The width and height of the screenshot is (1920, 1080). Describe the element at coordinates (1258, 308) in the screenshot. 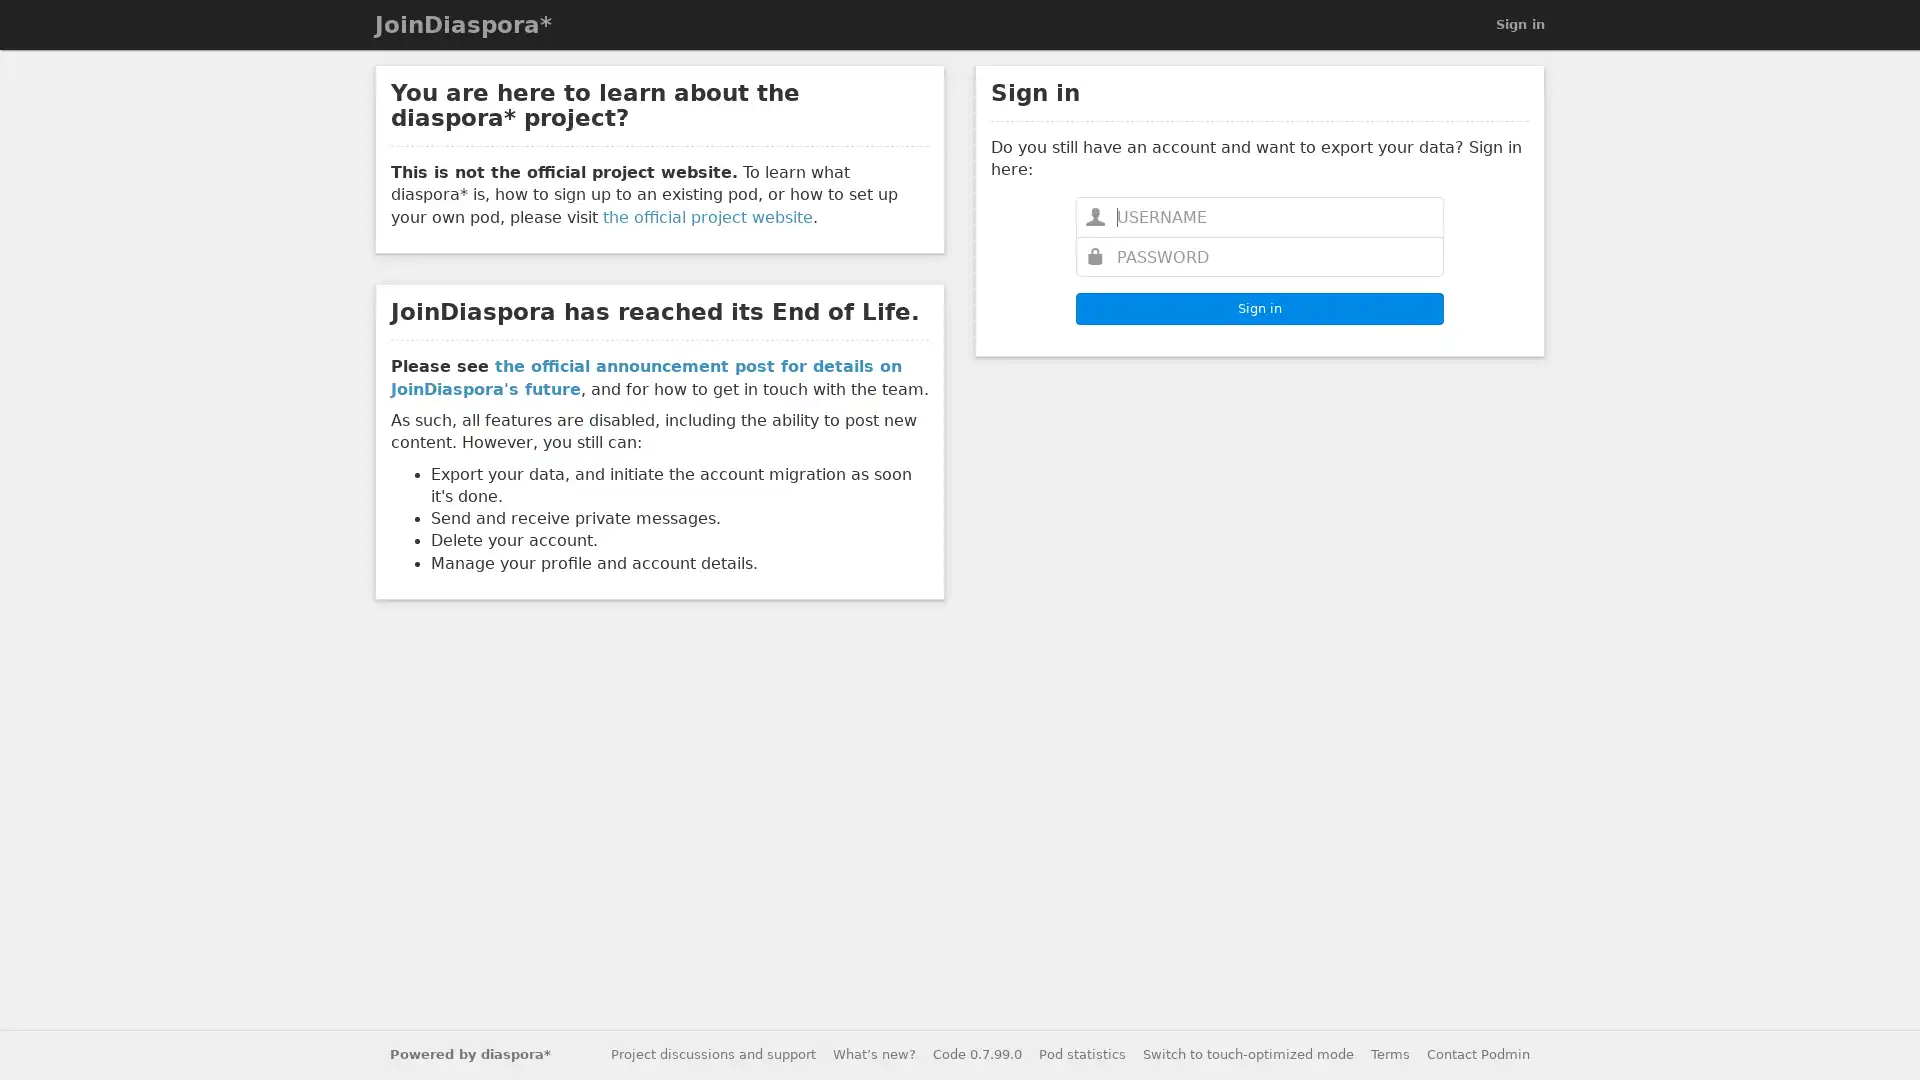

I see `Sign in` at that location.